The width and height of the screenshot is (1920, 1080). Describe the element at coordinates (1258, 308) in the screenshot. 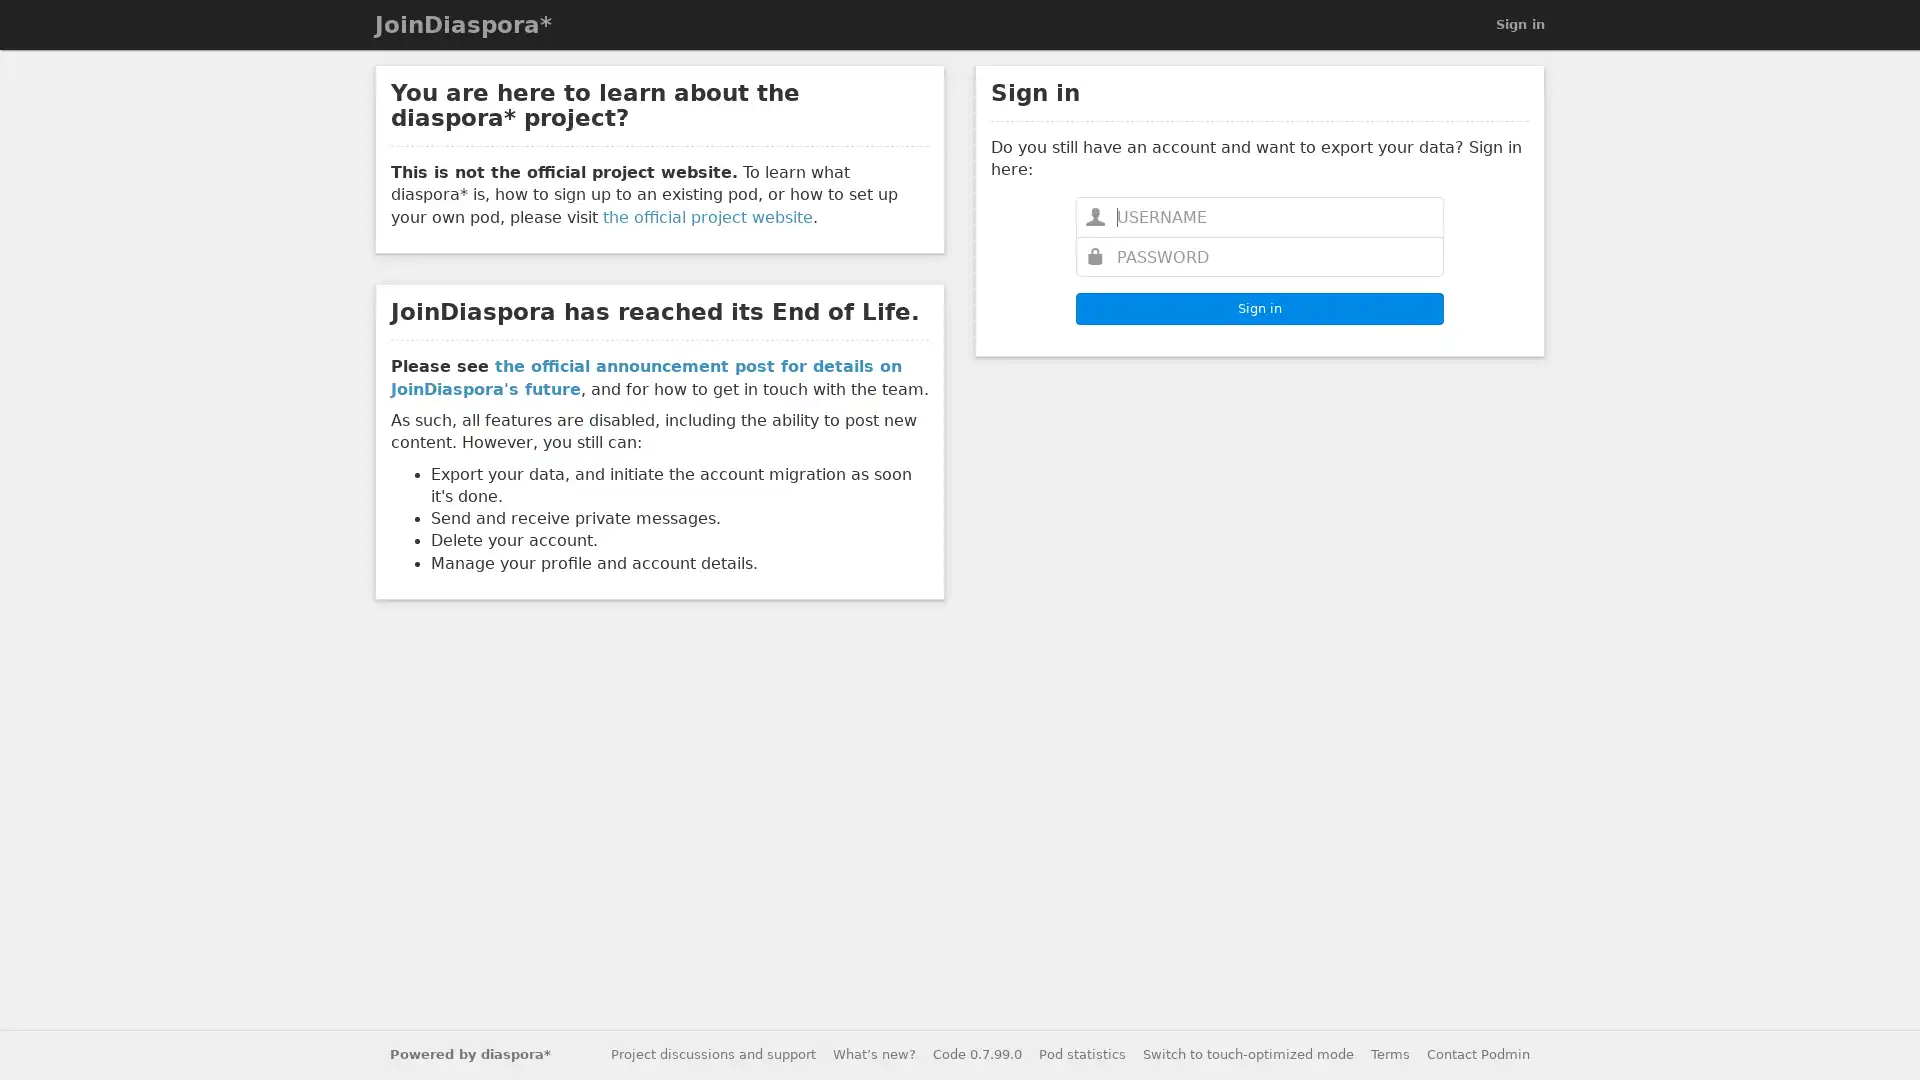

I see `Sign in` at that location.